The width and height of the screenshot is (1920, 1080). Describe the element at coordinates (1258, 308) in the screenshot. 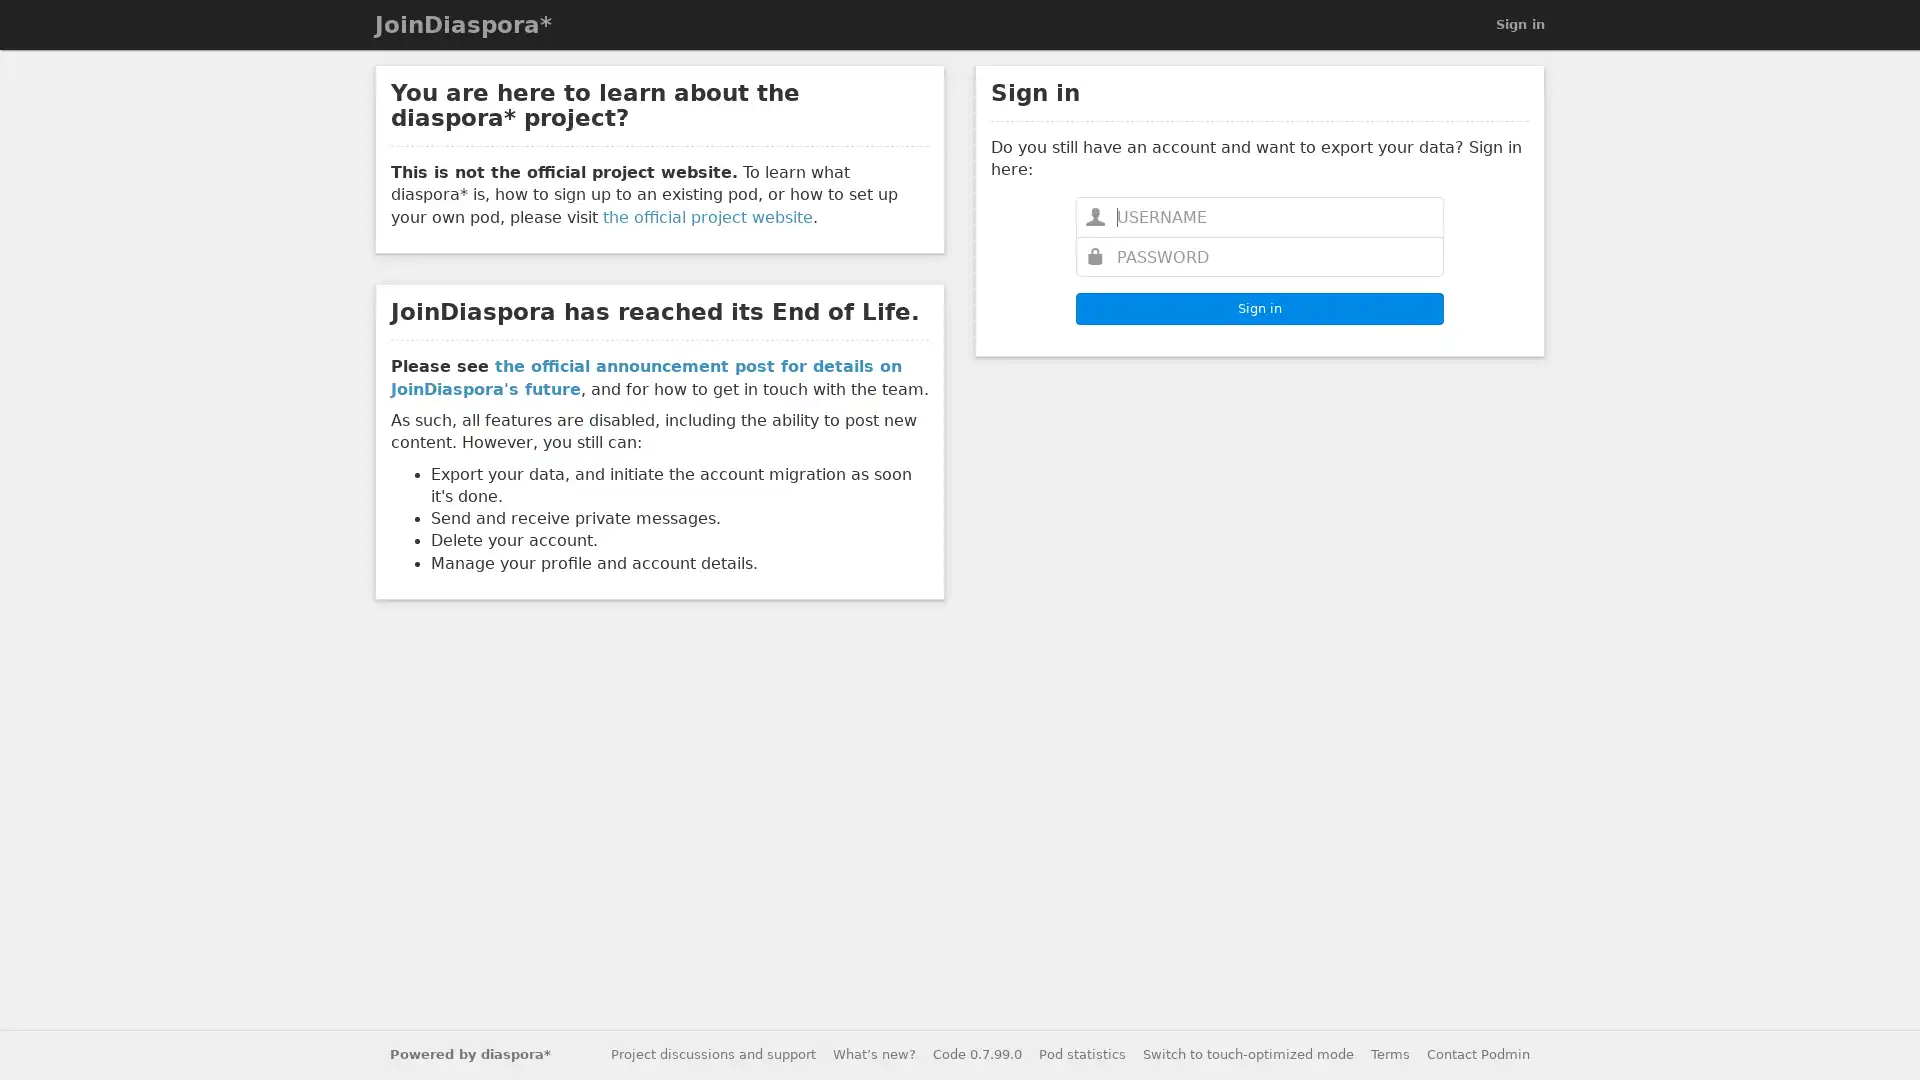

I see `Sign in` at that location.